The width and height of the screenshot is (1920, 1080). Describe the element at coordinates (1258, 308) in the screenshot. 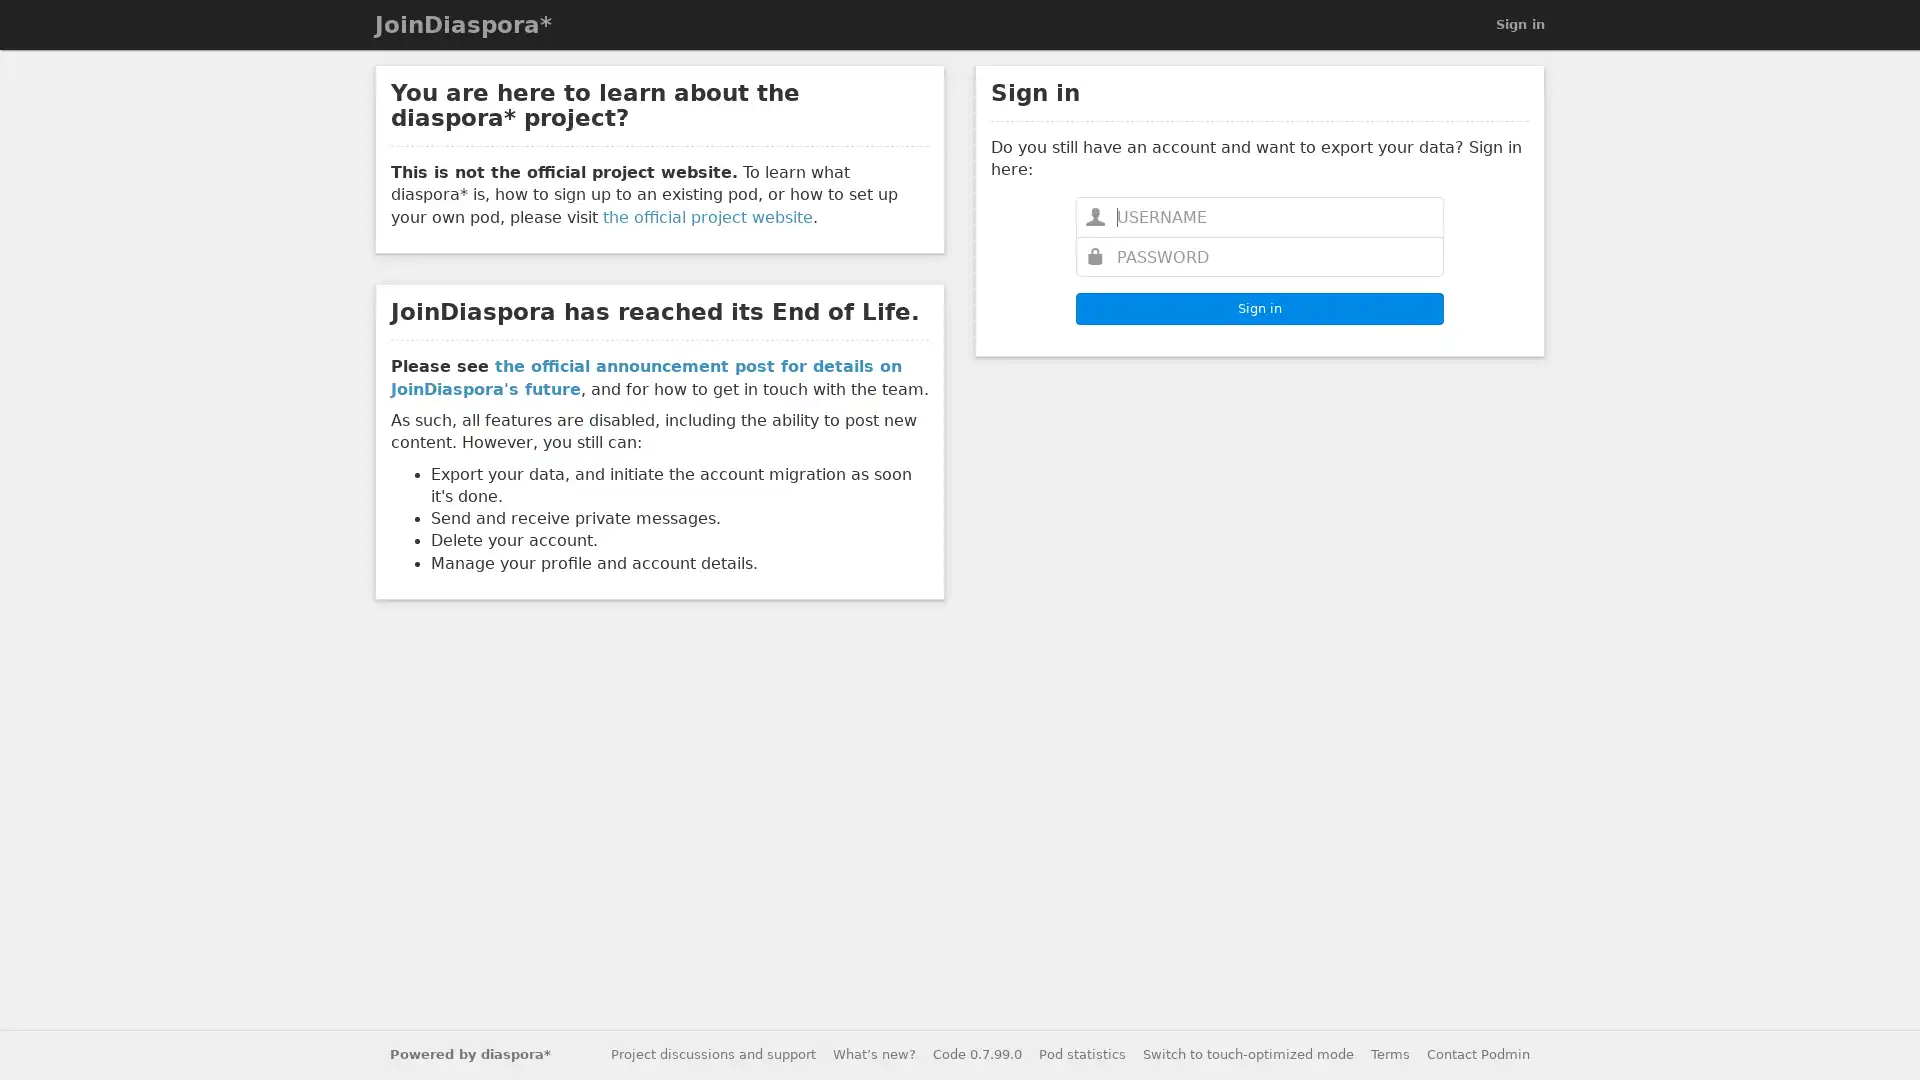

I see `Sign in` at that location.